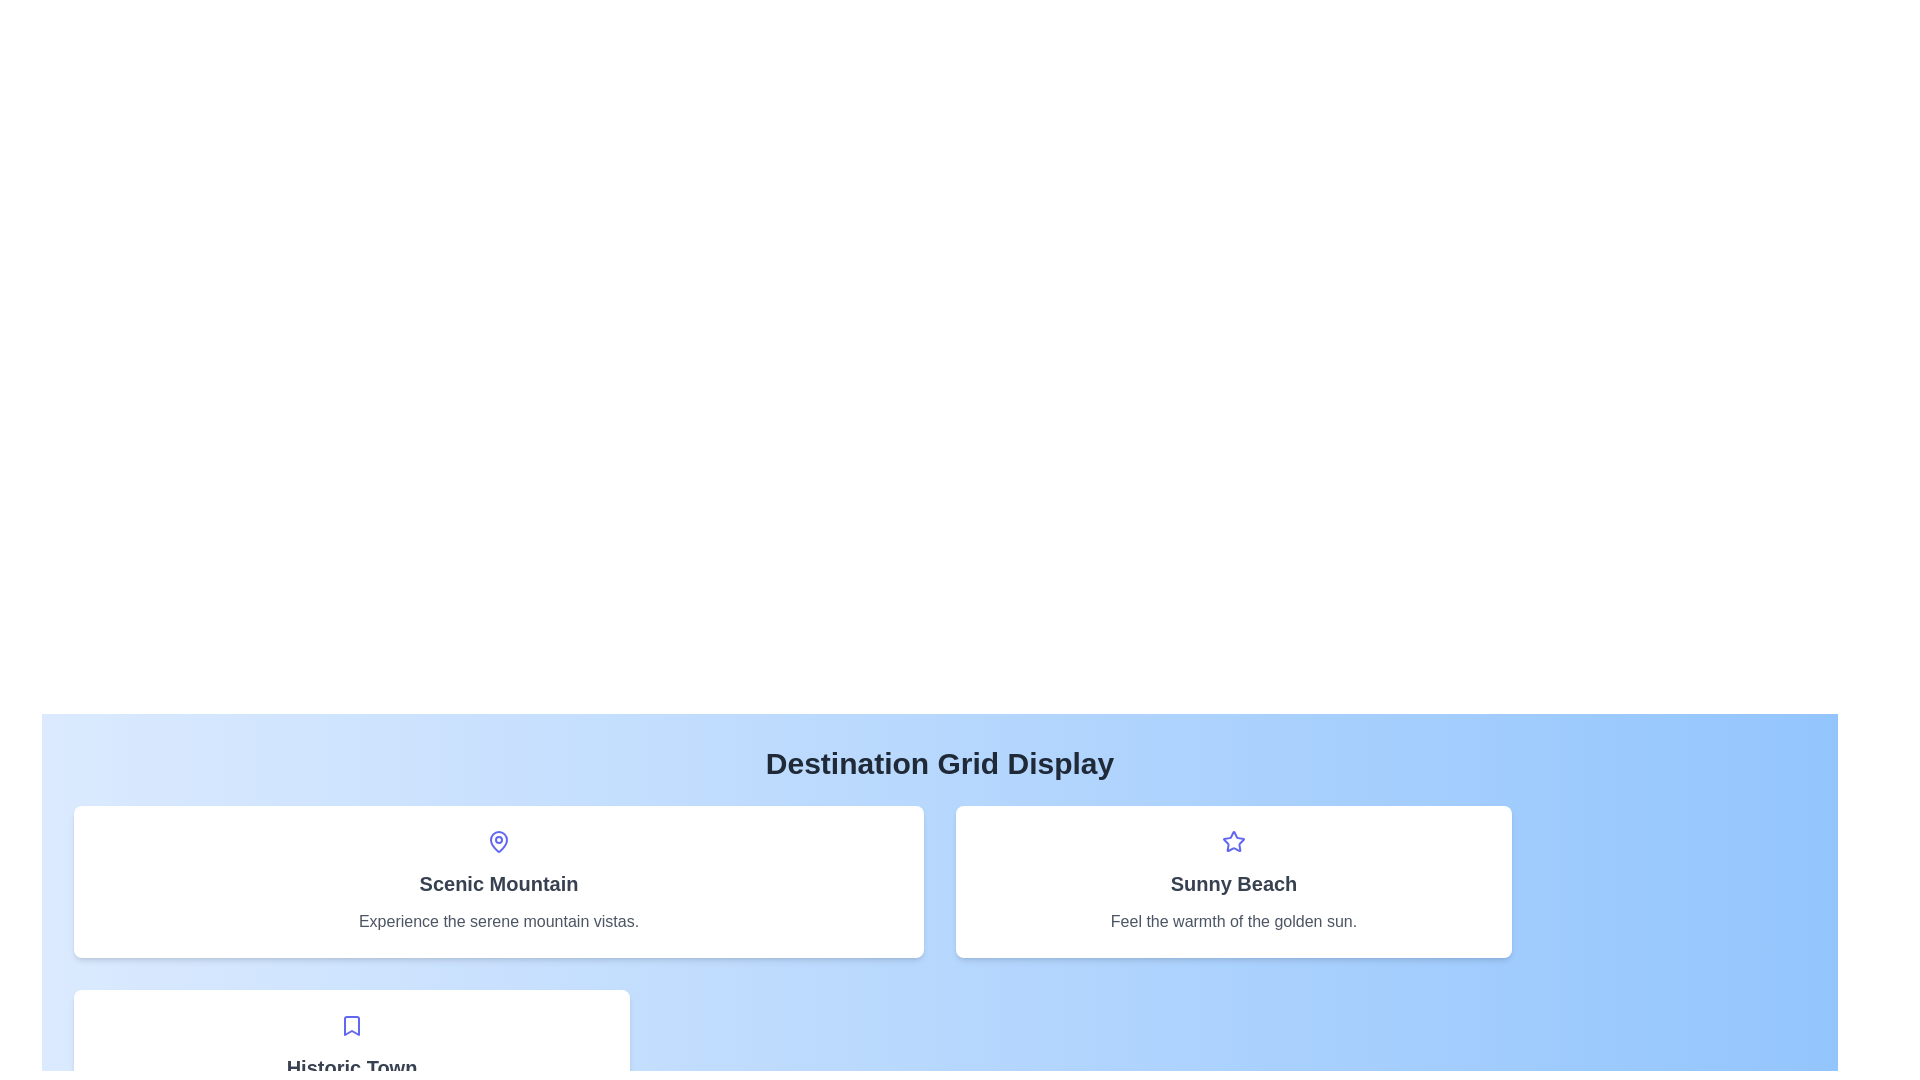 The height and width of the screenshot is (1080, 1920). I want to click on the text label that contains 'Feel the warmth of the golden sun.' which is styled in gray color and is located below the title 'Sunny Beach', so click(1232, 921).